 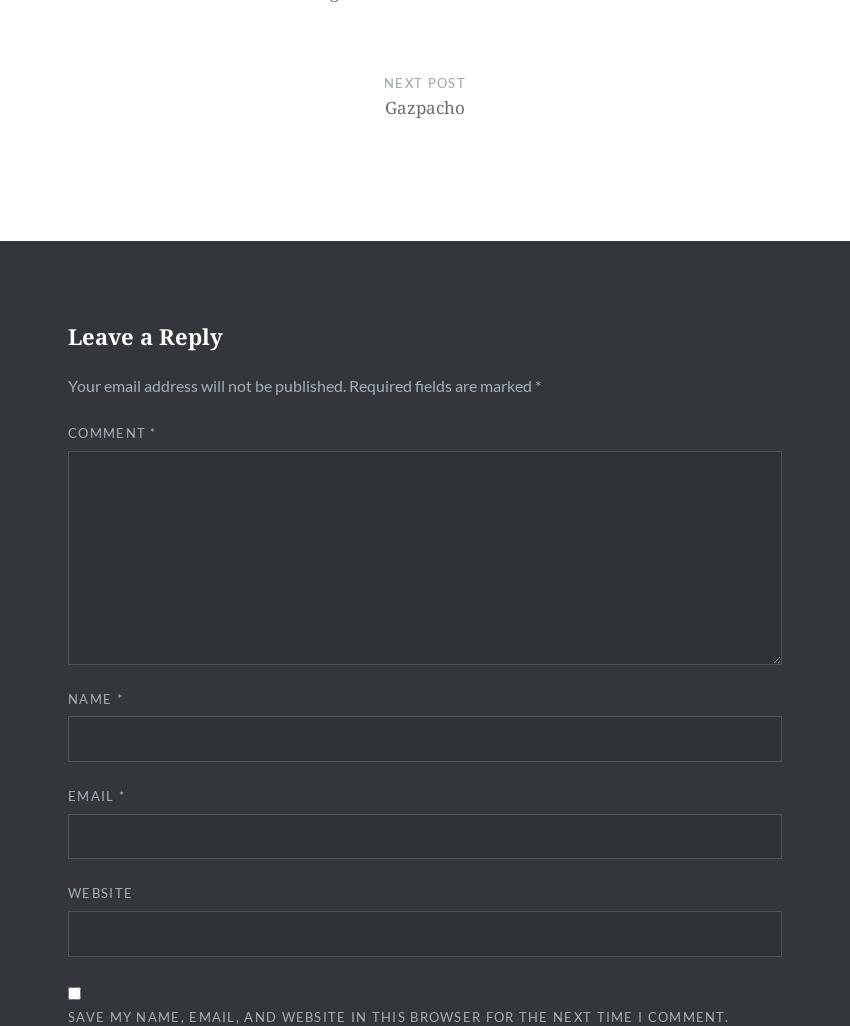 I want to click on 'Gazpacho', so click(x=425, y=107).